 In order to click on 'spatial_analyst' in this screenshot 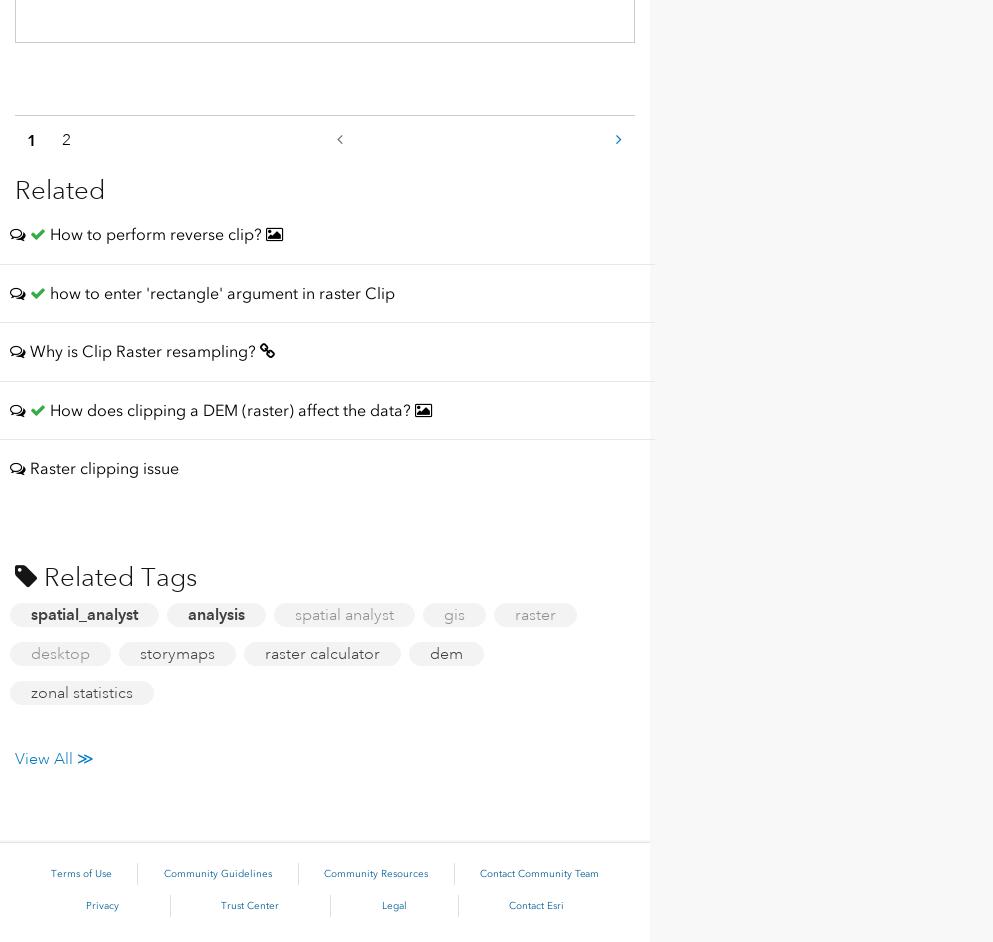, I will do `click(83, 613)`.